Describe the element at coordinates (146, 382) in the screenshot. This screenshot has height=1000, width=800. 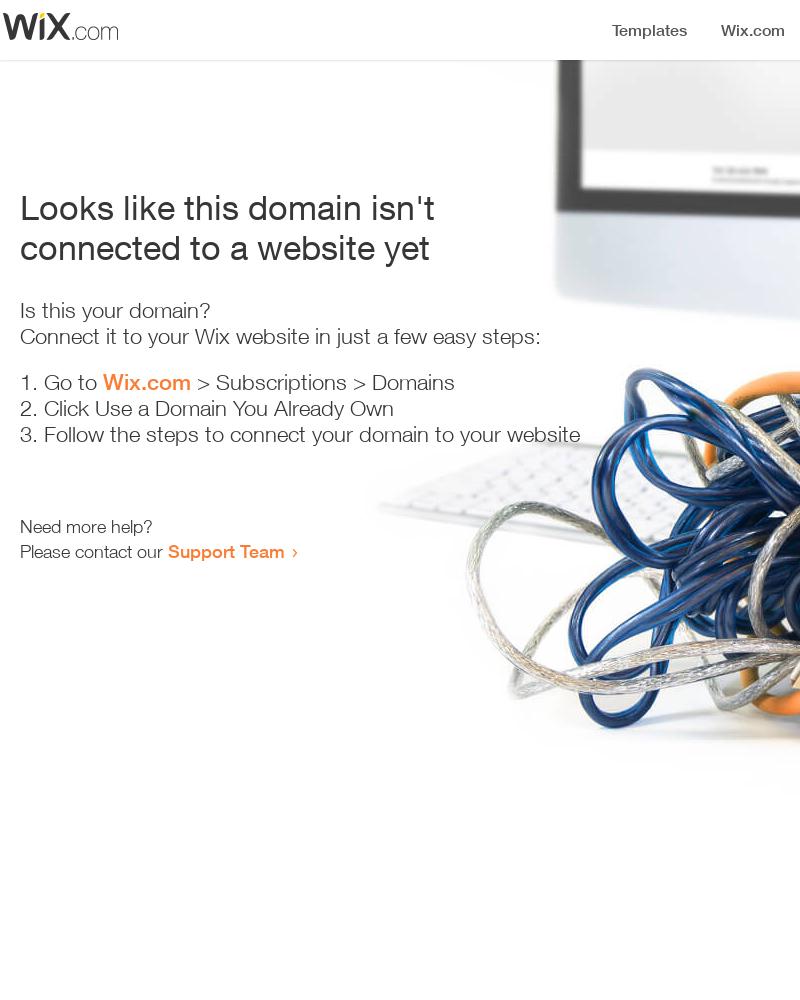
I see `'Wix.com'` at that location.